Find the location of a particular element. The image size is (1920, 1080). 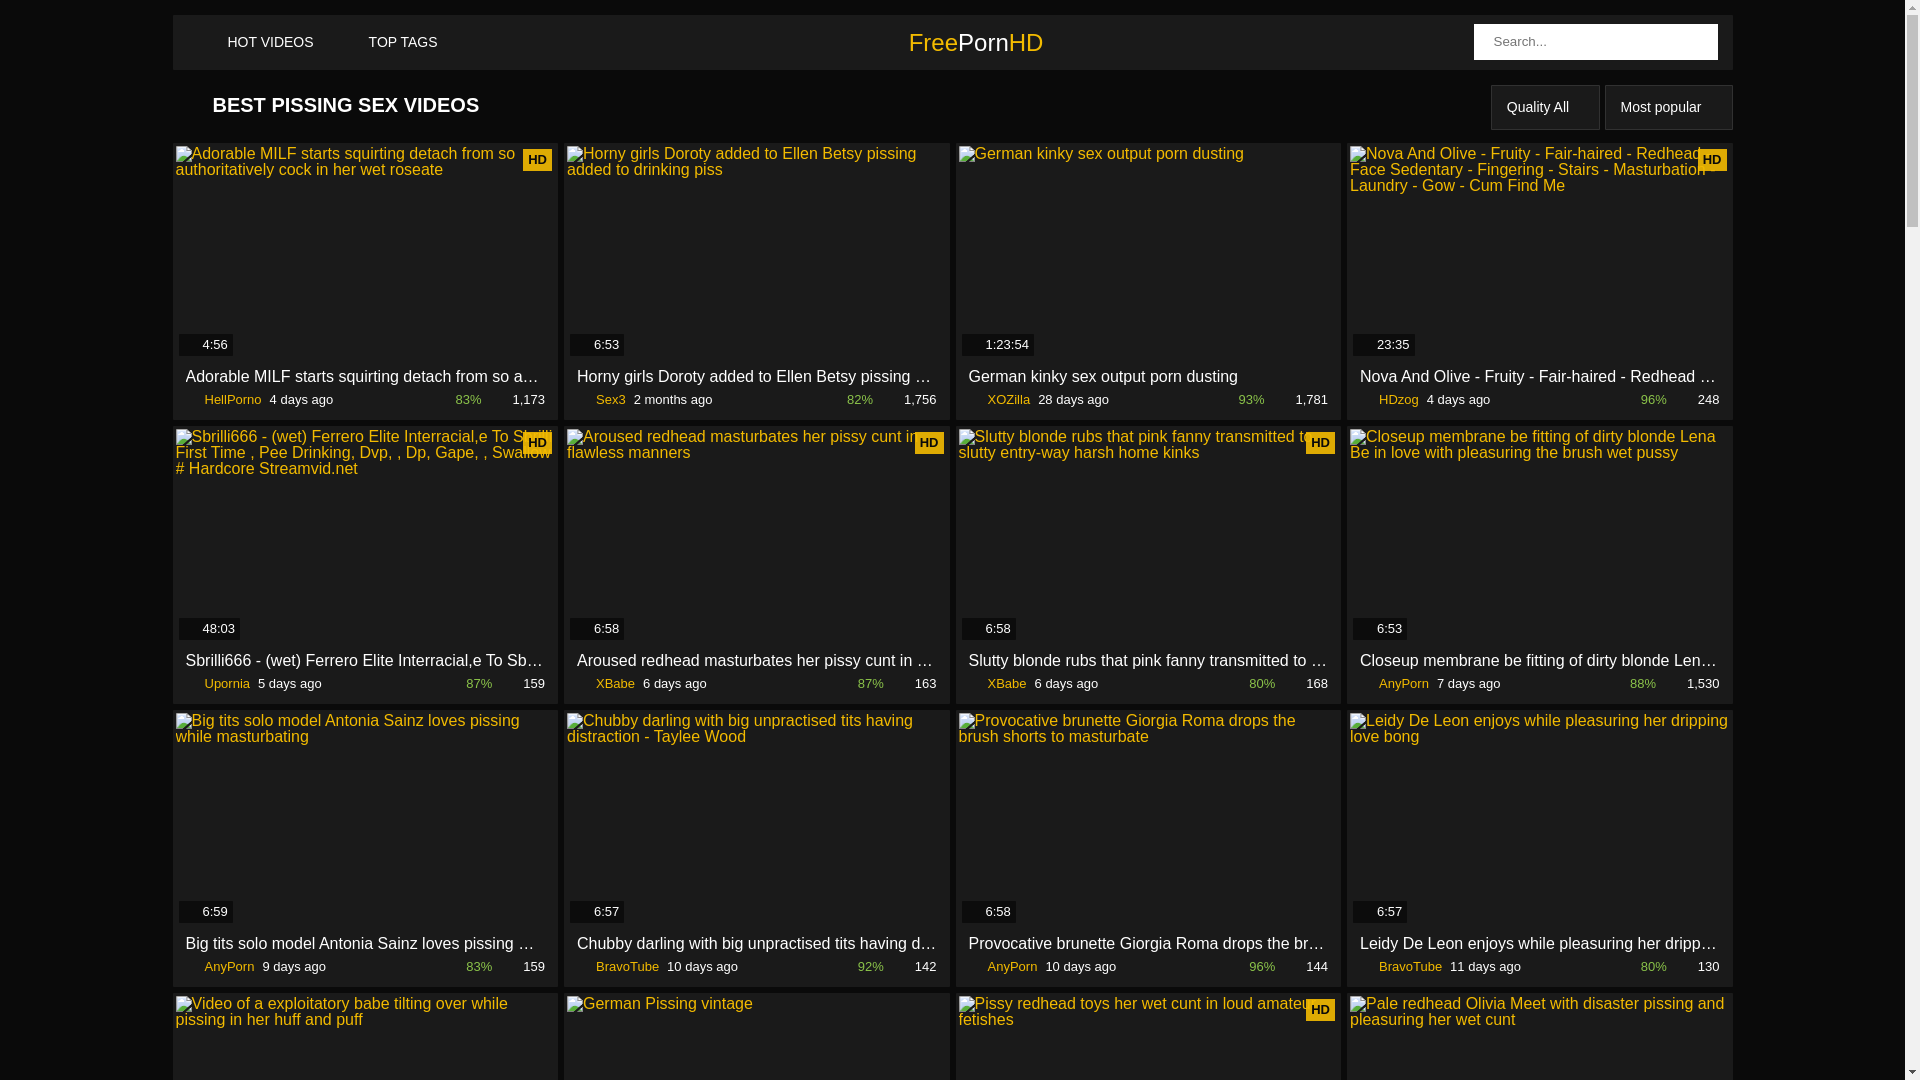

'XOZilla' is located at coordinates (968, 399).